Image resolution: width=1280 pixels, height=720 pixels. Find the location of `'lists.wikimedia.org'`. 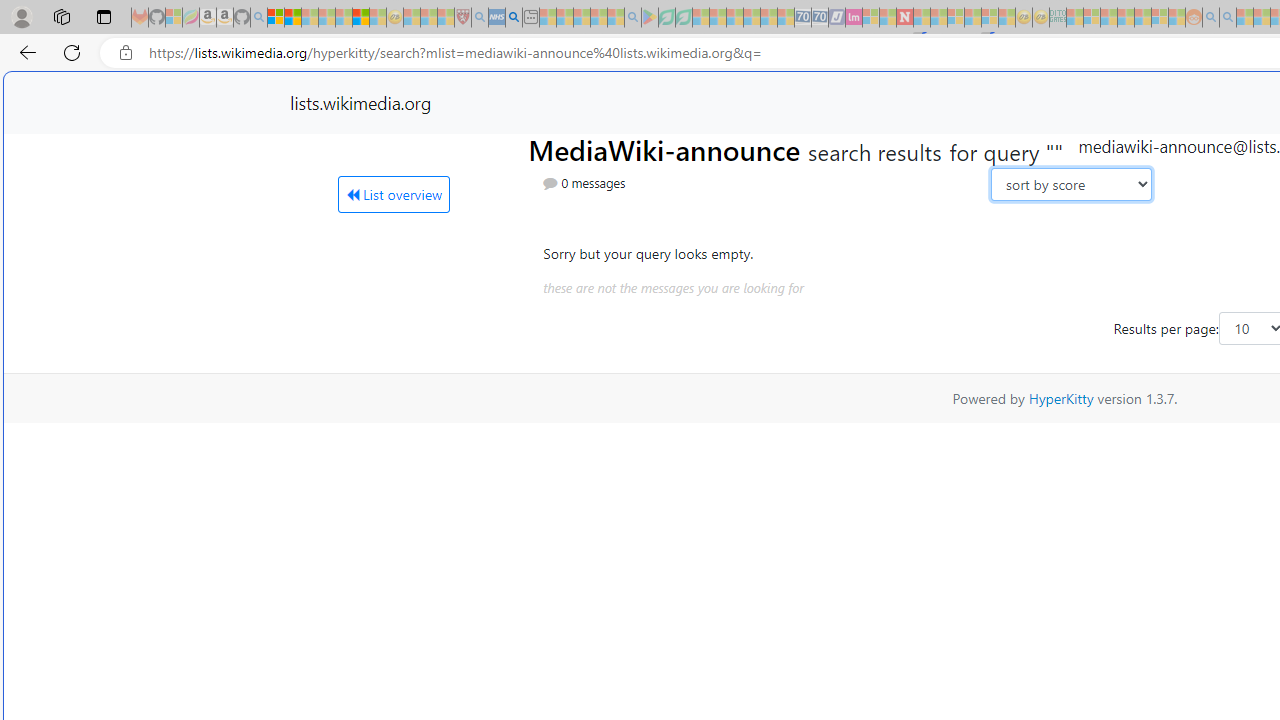

'lists.wikimedia.org' is located at coordinates (360, 102).